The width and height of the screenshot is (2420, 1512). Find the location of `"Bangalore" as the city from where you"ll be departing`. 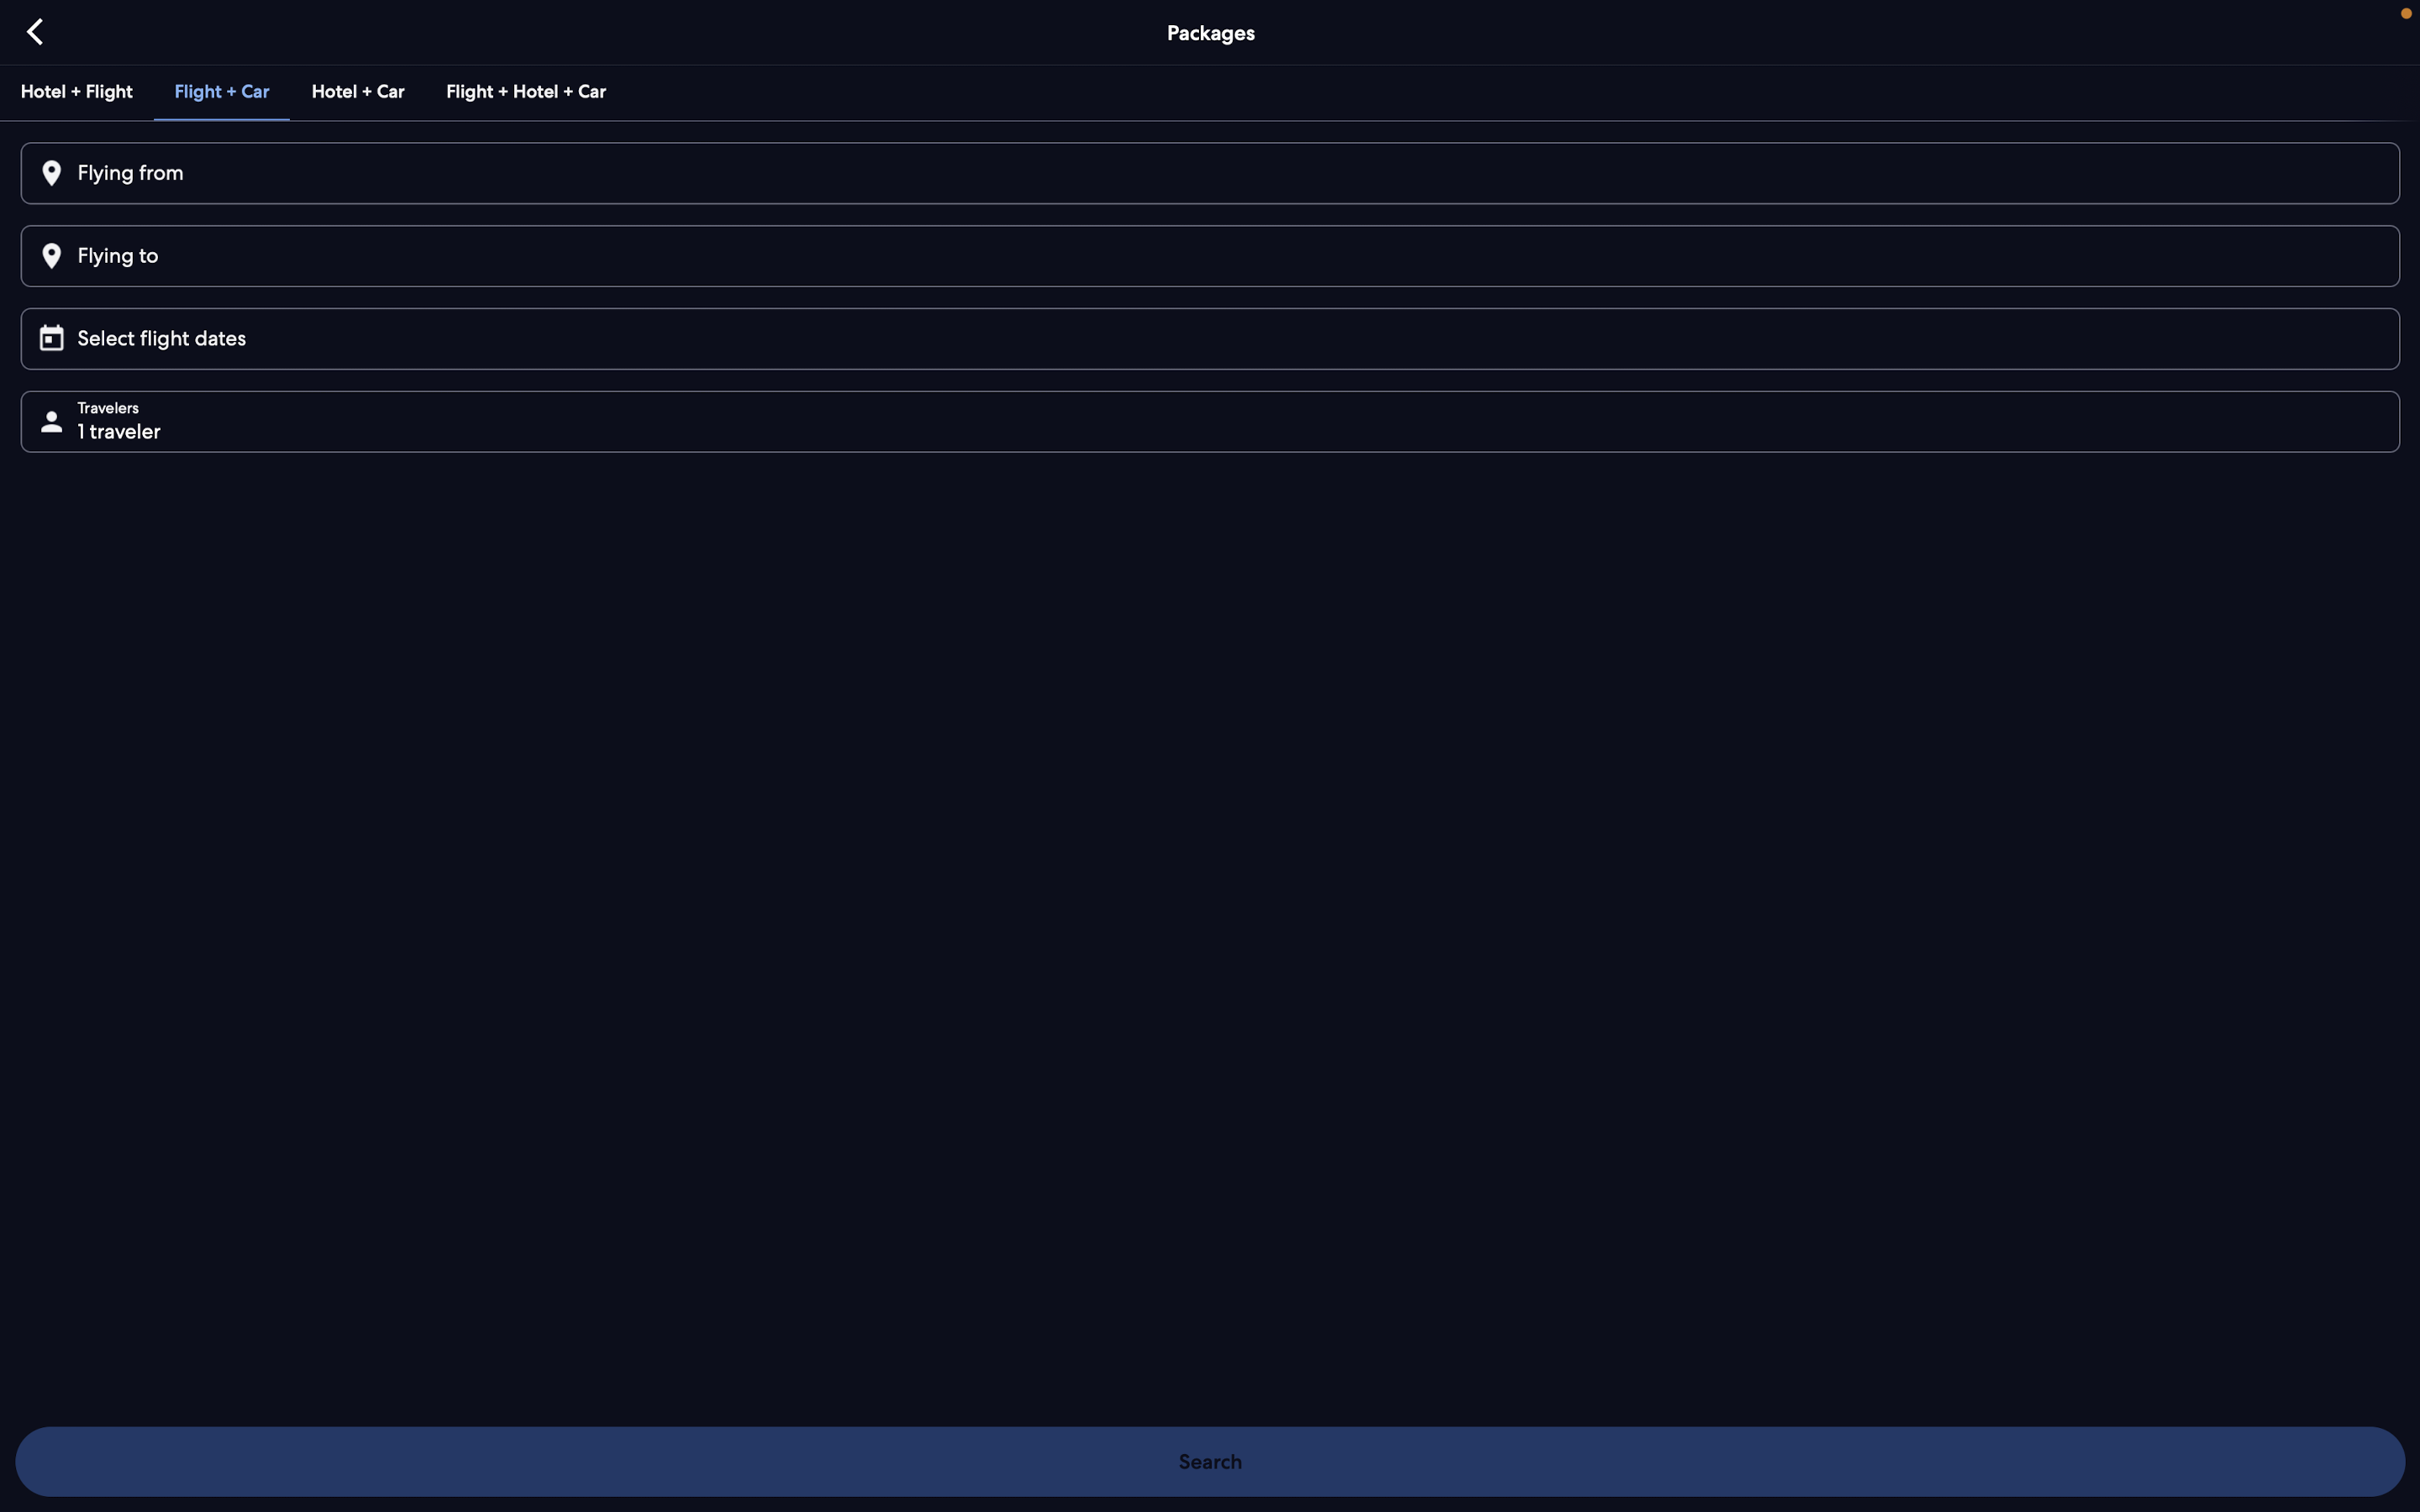

"Bangalore" as the city from where you"ll be departing is located at coordinates (1207, 174).